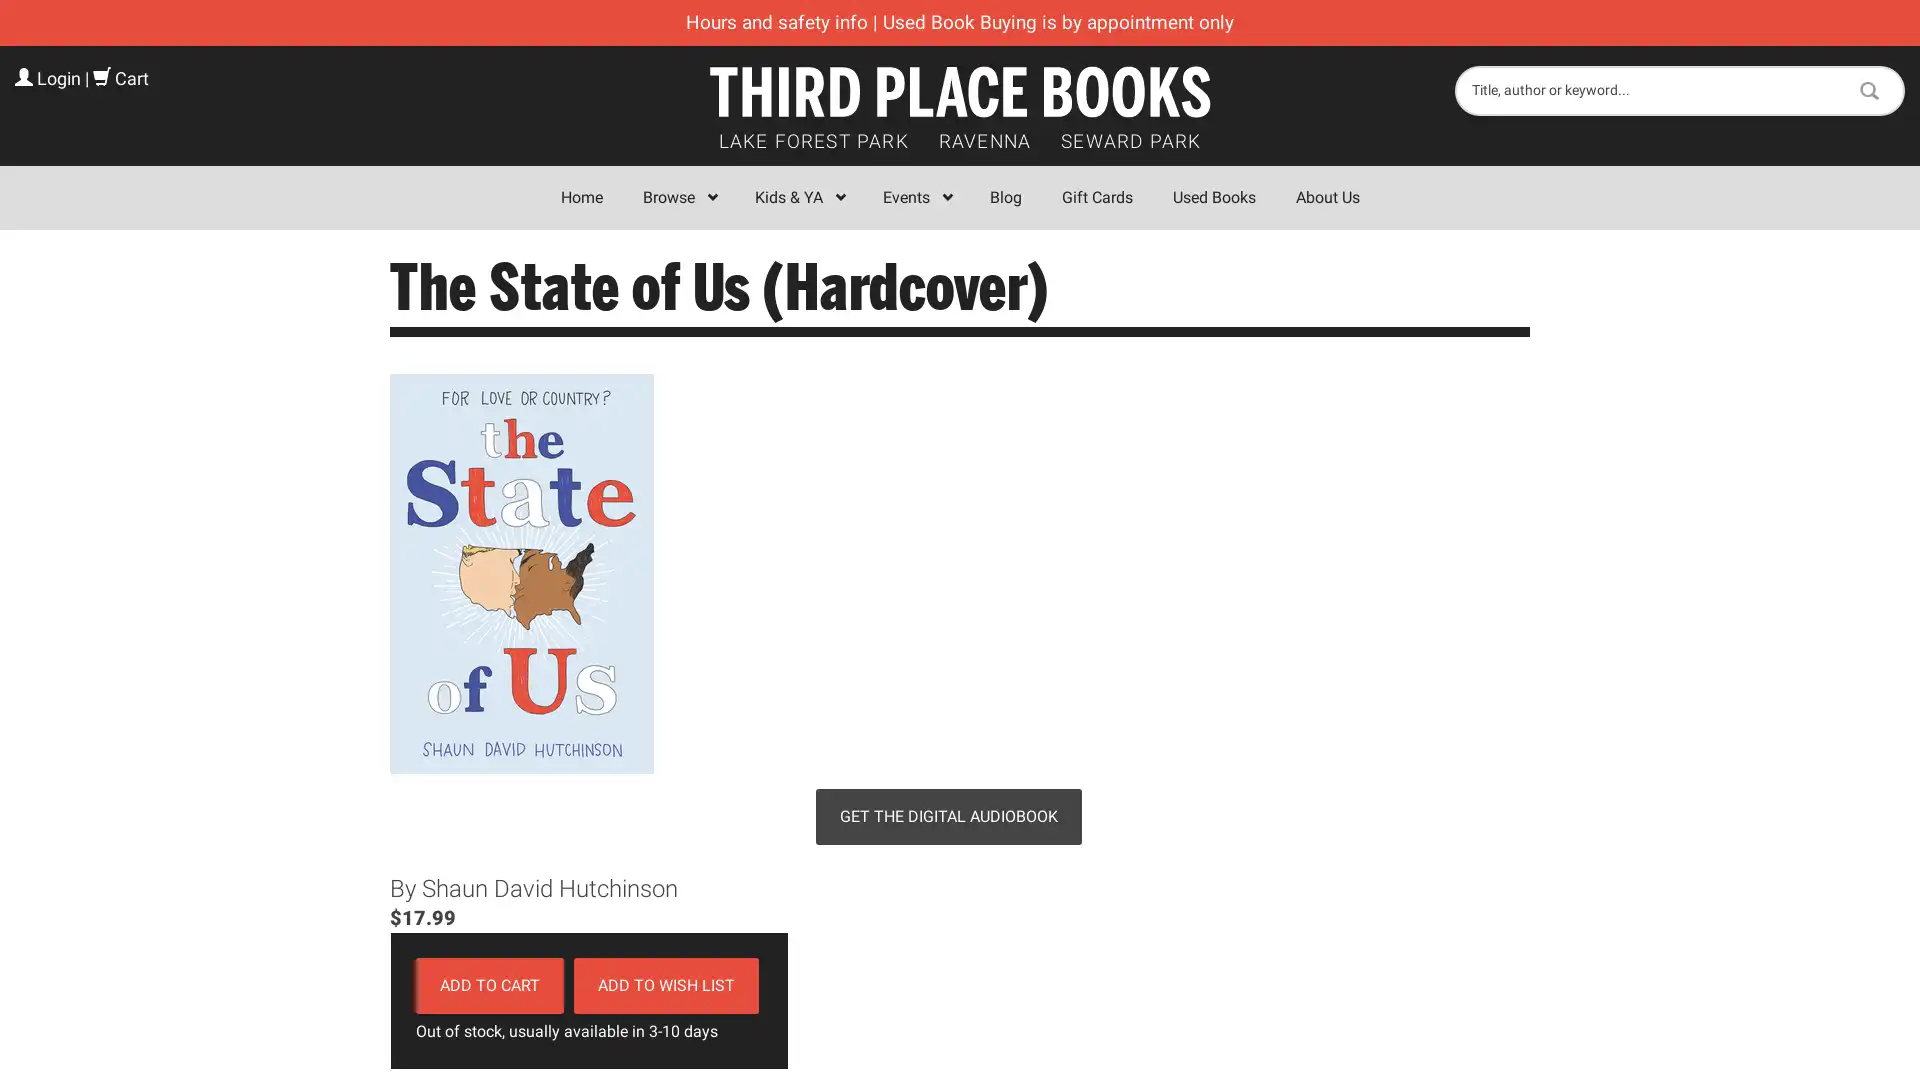 The height and width of the screenshot is (1080, 1920). Describe the element at coordinates (489, 983) in the screenshot. I see `Add to Cart` at that location.